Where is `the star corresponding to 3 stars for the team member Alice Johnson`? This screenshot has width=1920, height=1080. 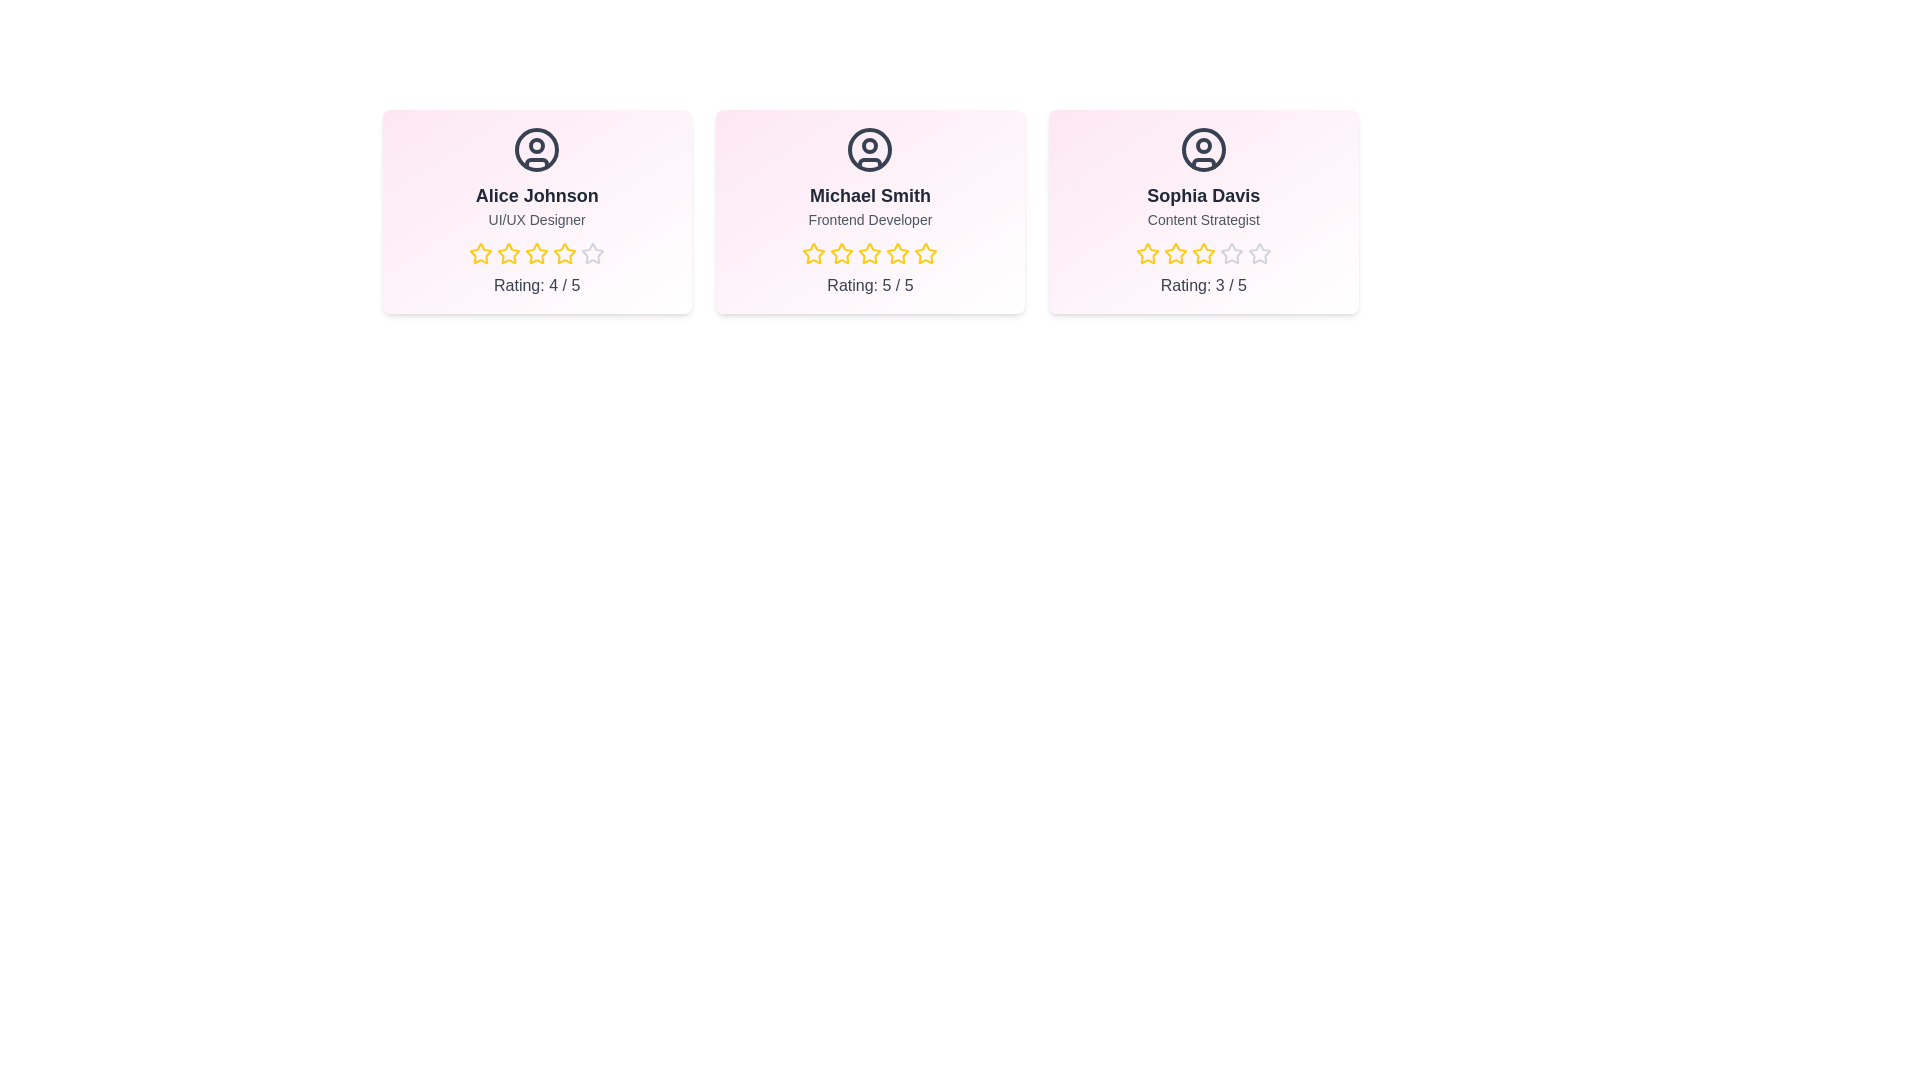
the star corresponding to 3 stars for the team member Alice Johnson is located at coordinates (537, 253).